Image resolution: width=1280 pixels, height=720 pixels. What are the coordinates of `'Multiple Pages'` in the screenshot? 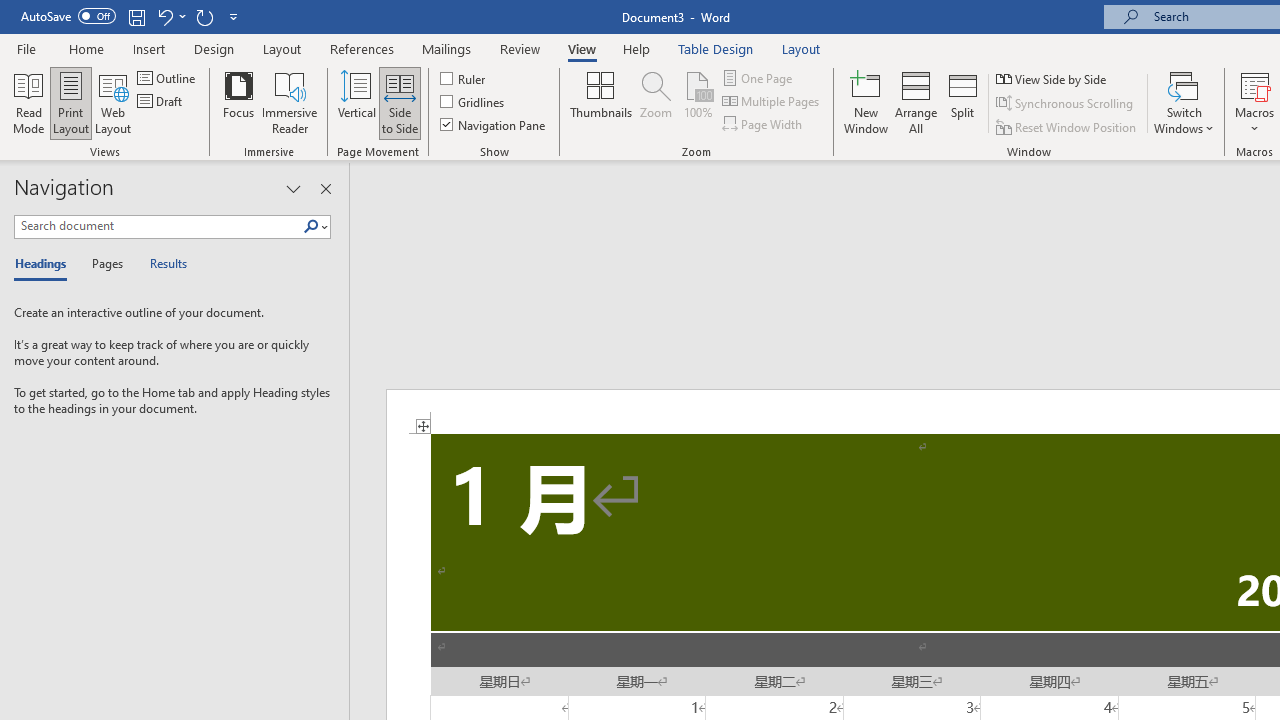 It's located at (771, 101).